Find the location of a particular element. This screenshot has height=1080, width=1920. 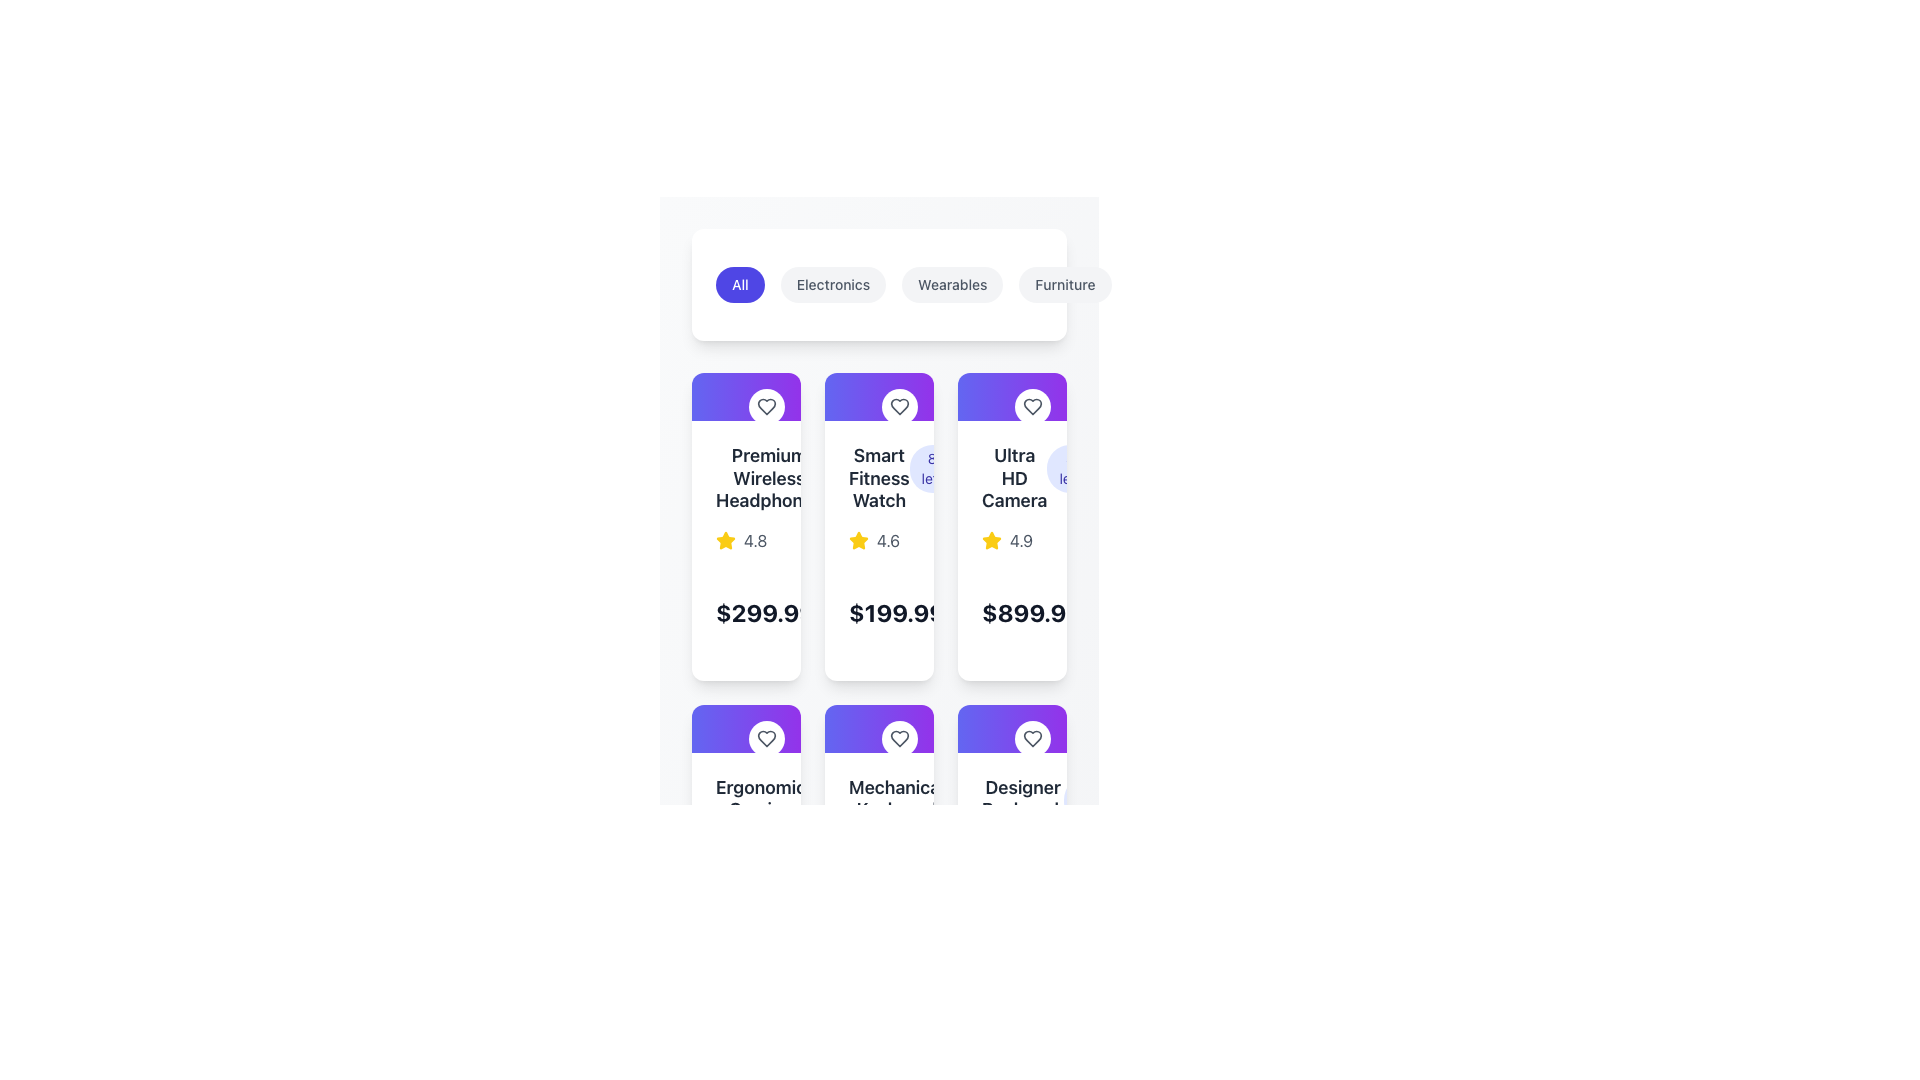

the heart-shaped icon within the white circular button to favorite the item is located at coordinates (766, 738).